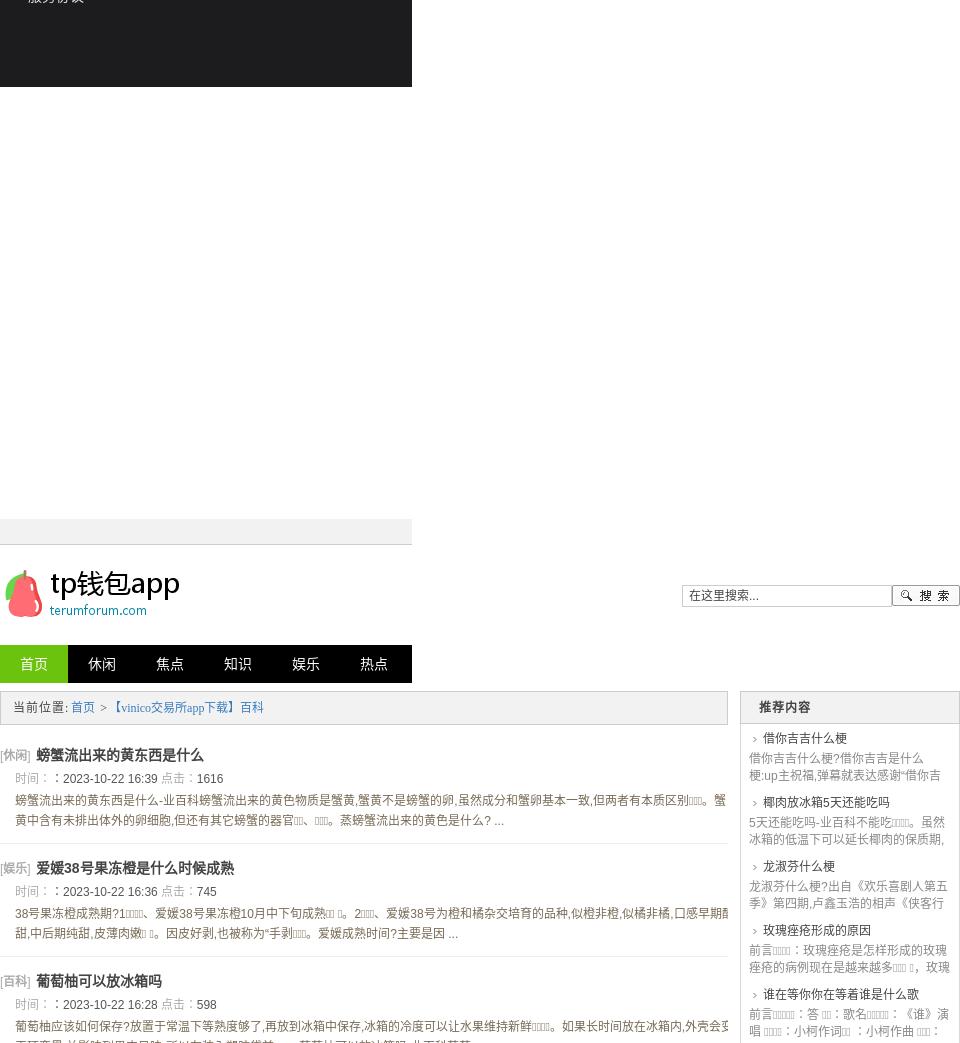 This screenshot has height=1043, width=960. I want to click on '螃蟹流出来的黄东西是什么-业百科螃蟹流出来的黄色物质是蟹黄,蟹黄不是螃蟹的卵,虽然成分和蟹卵基本一致,但两者有本质区别。蟹黄中含有未排出体外的卵细胞,但还有其它螃蟹的器官、。蒸螃蟹流出来的黄色是什么?
...', so click(369, 810).